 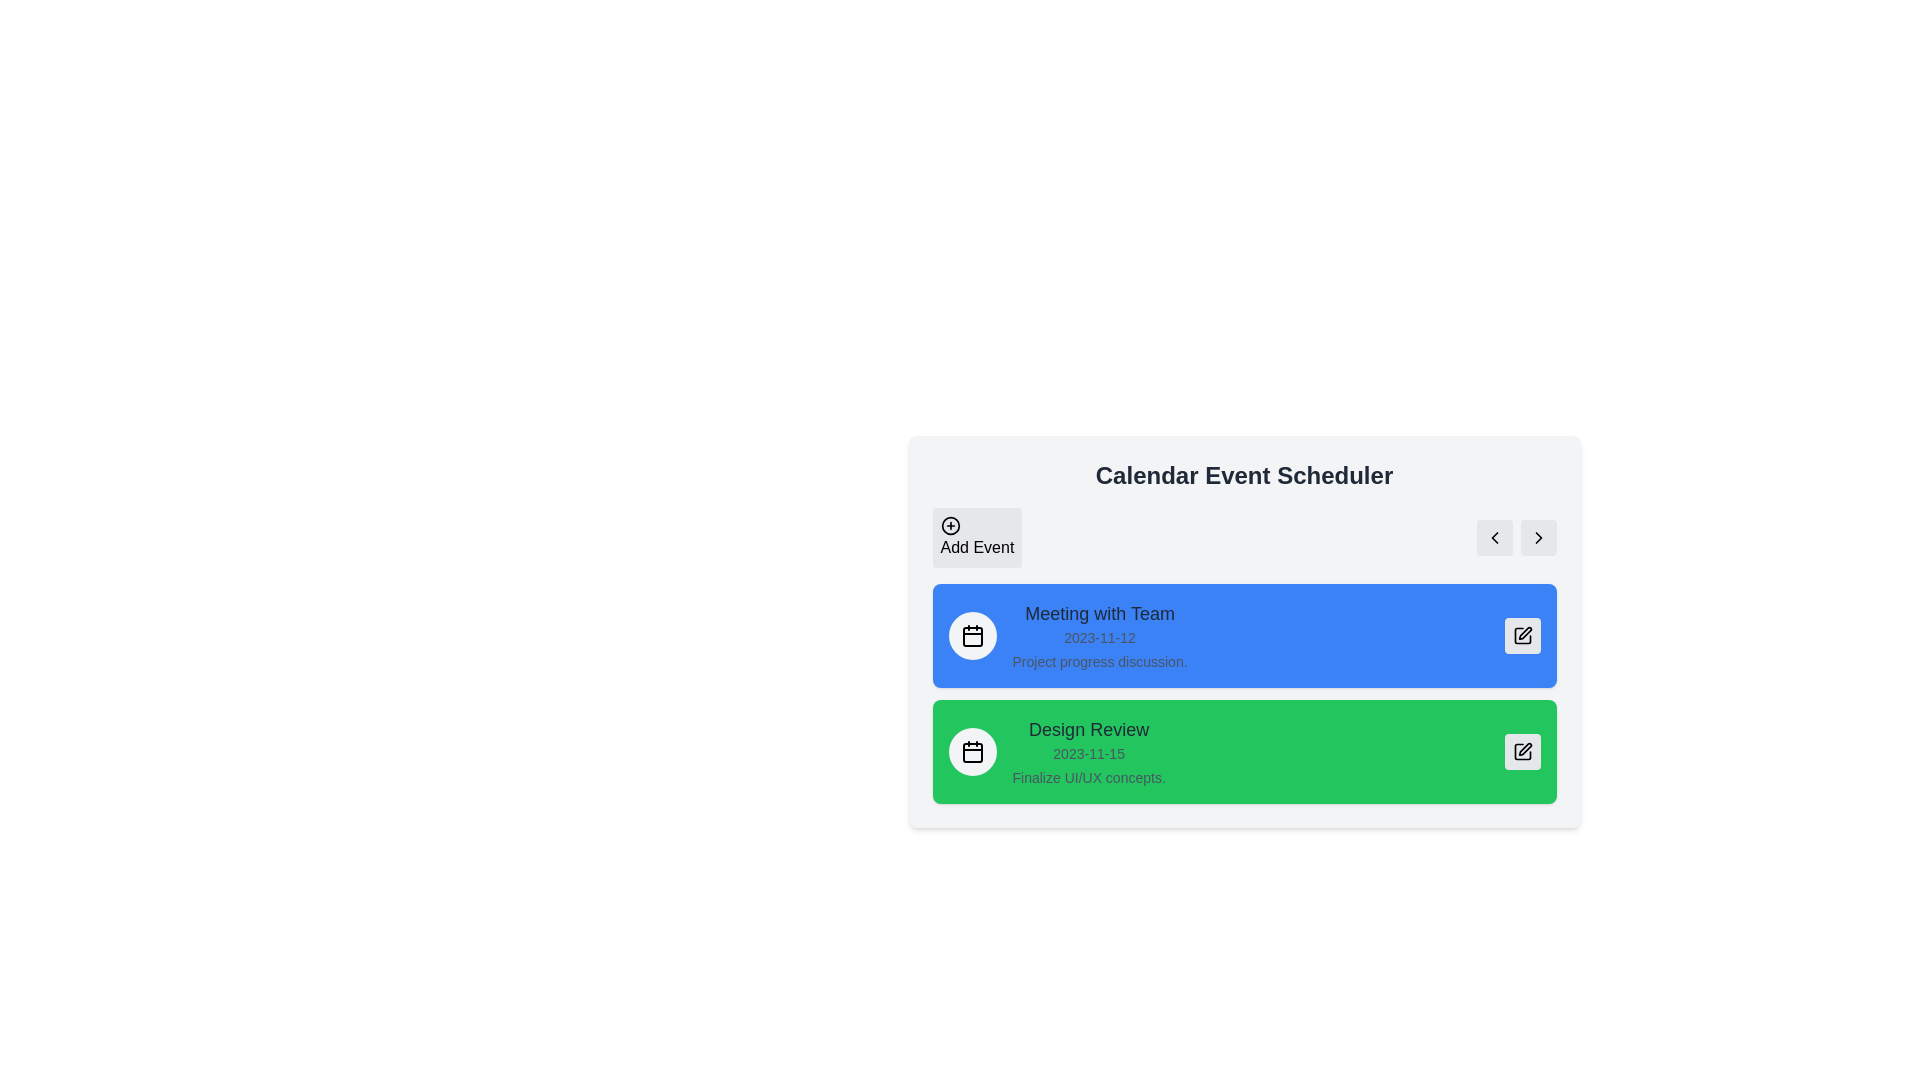 I want to click on the static text label that says 'Finalize UI/UX concepts.' which is located under the 'Design Review' section in a green box, so click(x=1088, y=777).